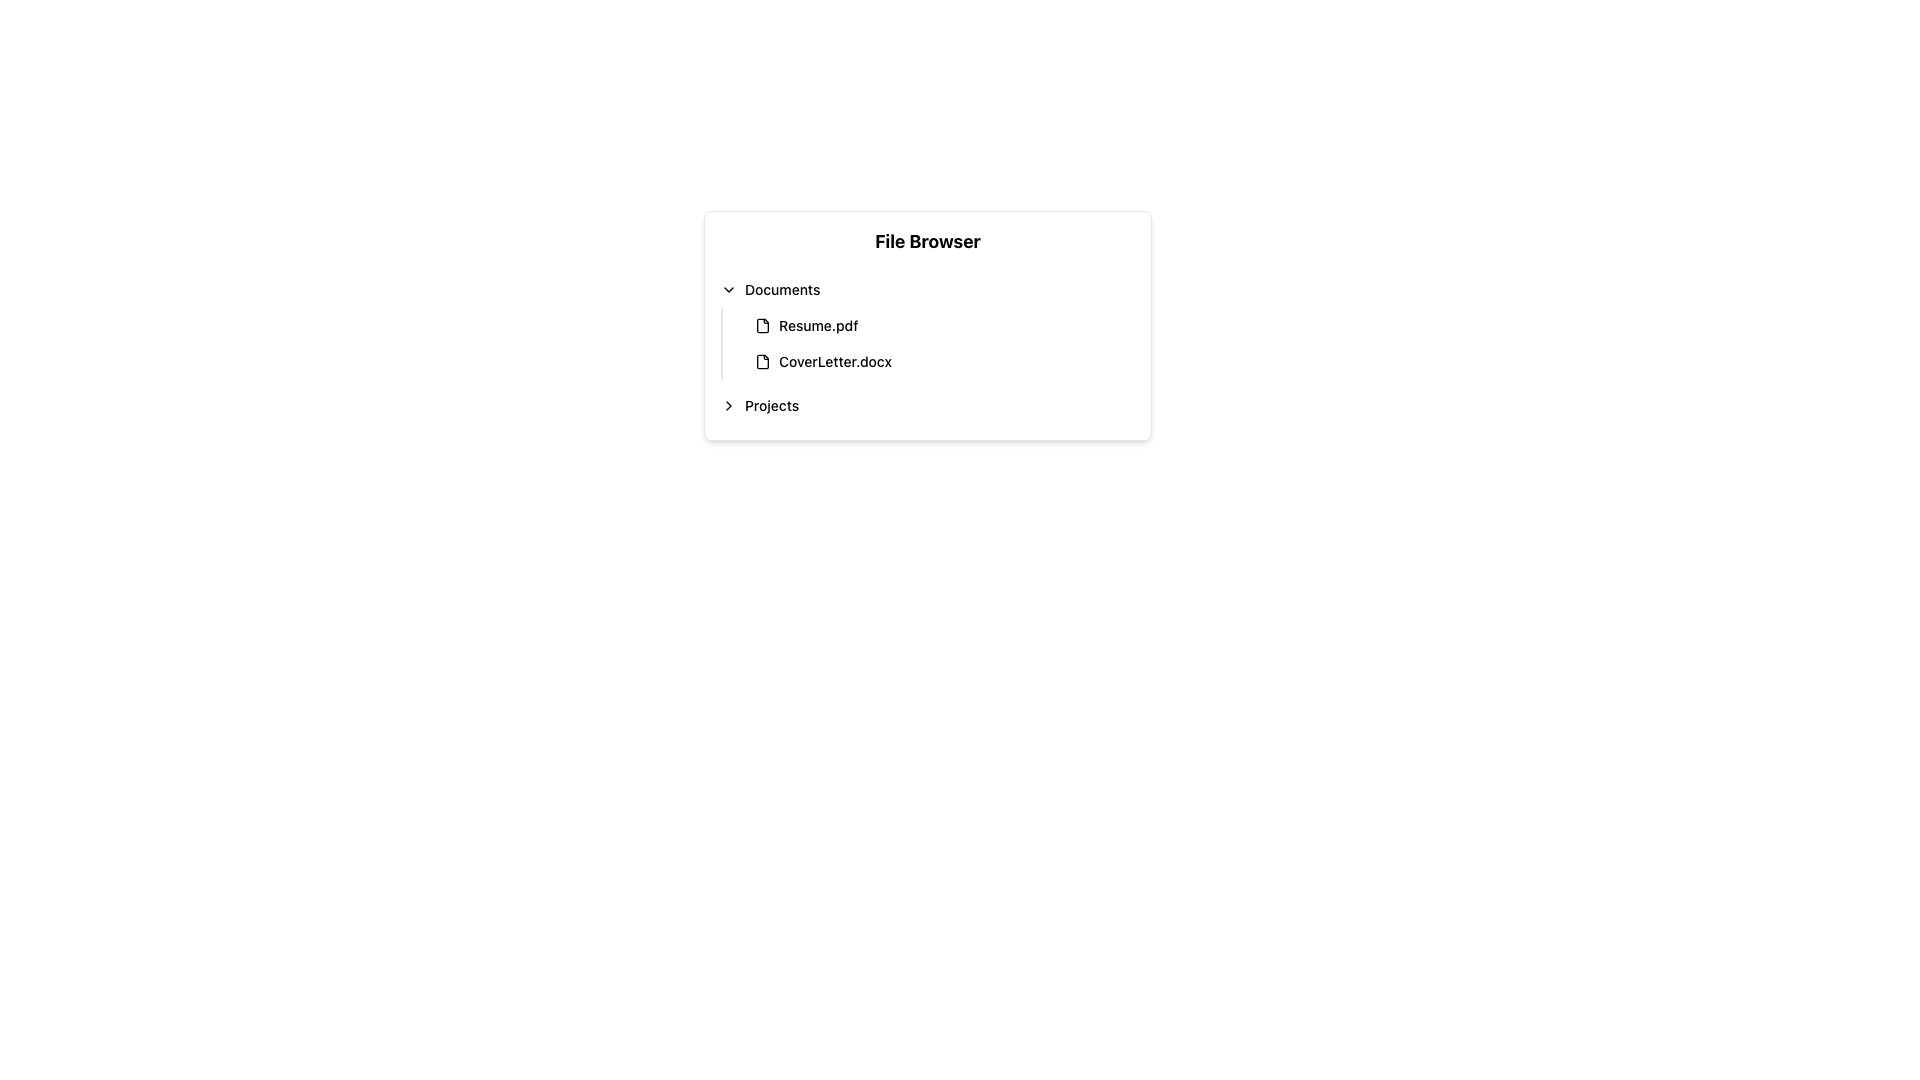 This screenshot has width=1920, height=1080. I want to click on the file icon representing 'CoverLetter.docx', so click(762, 362).